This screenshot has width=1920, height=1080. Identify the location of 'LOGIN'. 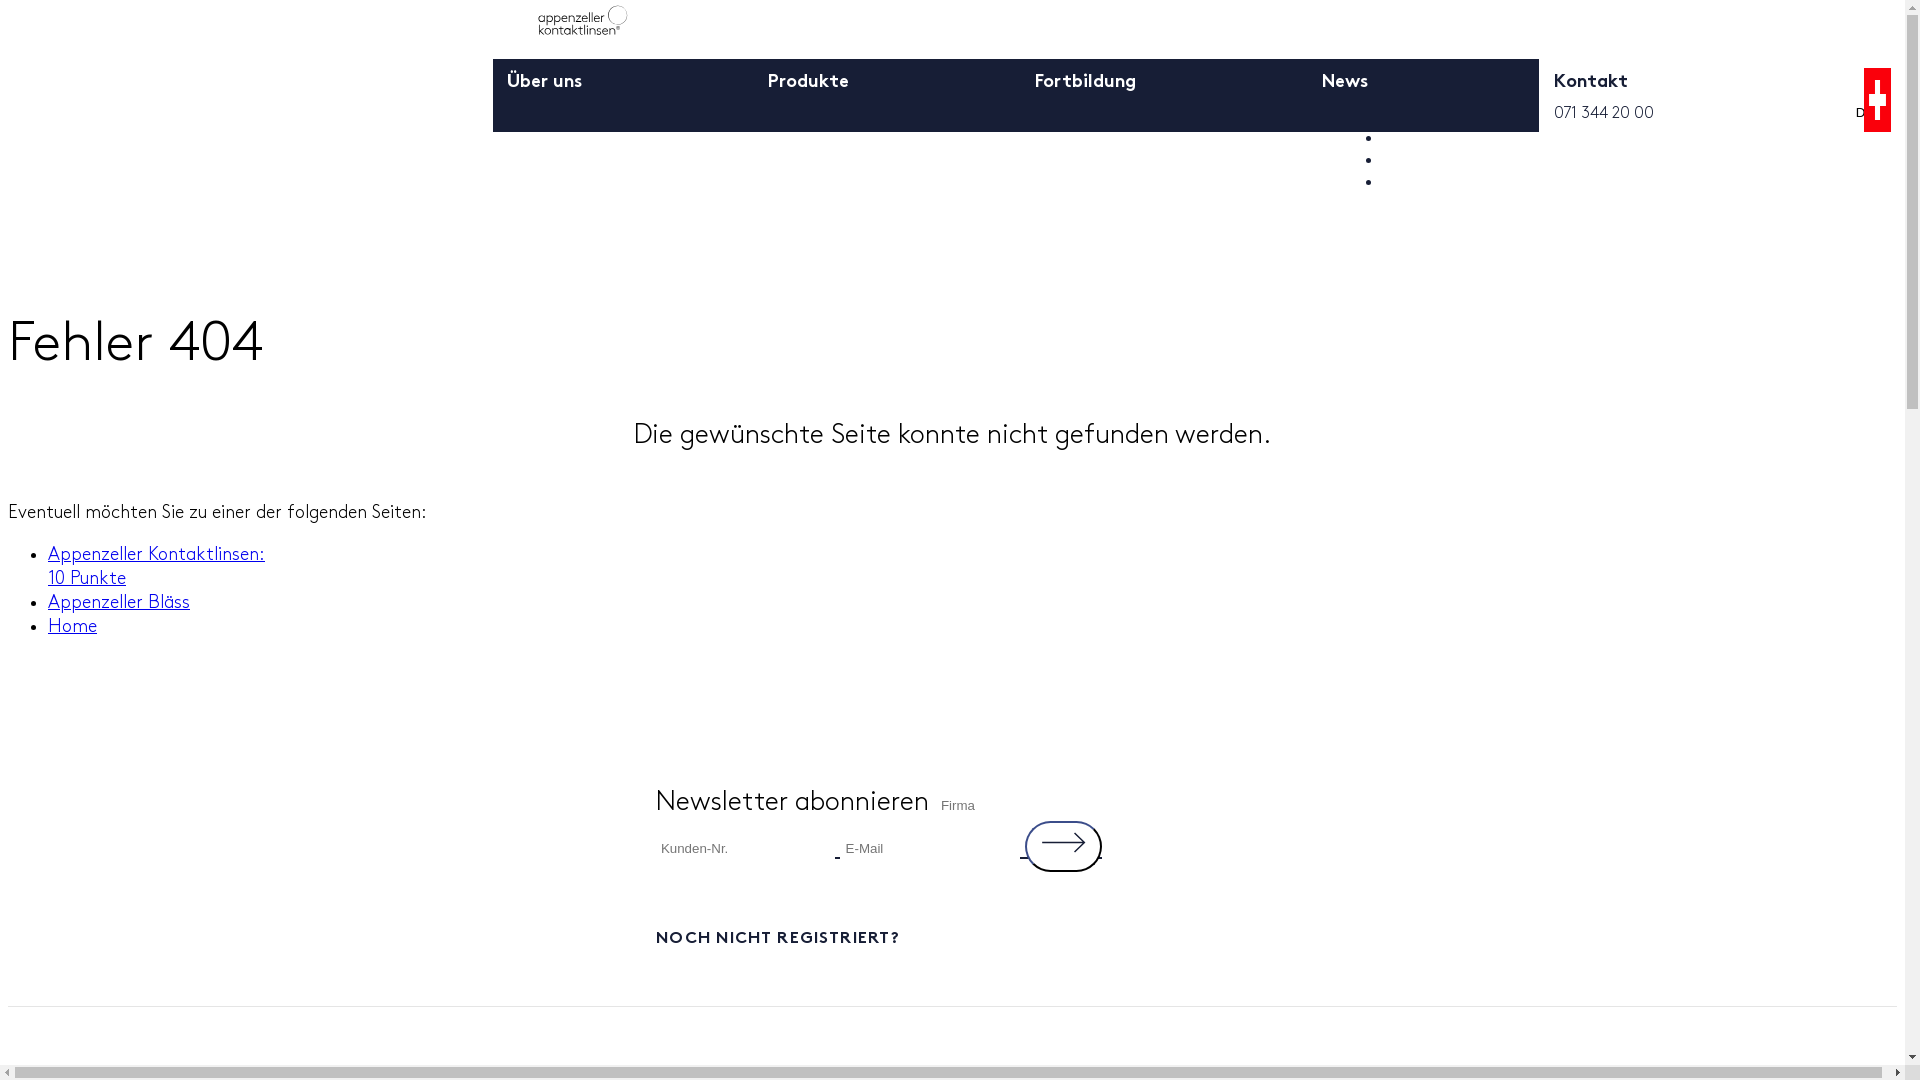
(1381, 116).